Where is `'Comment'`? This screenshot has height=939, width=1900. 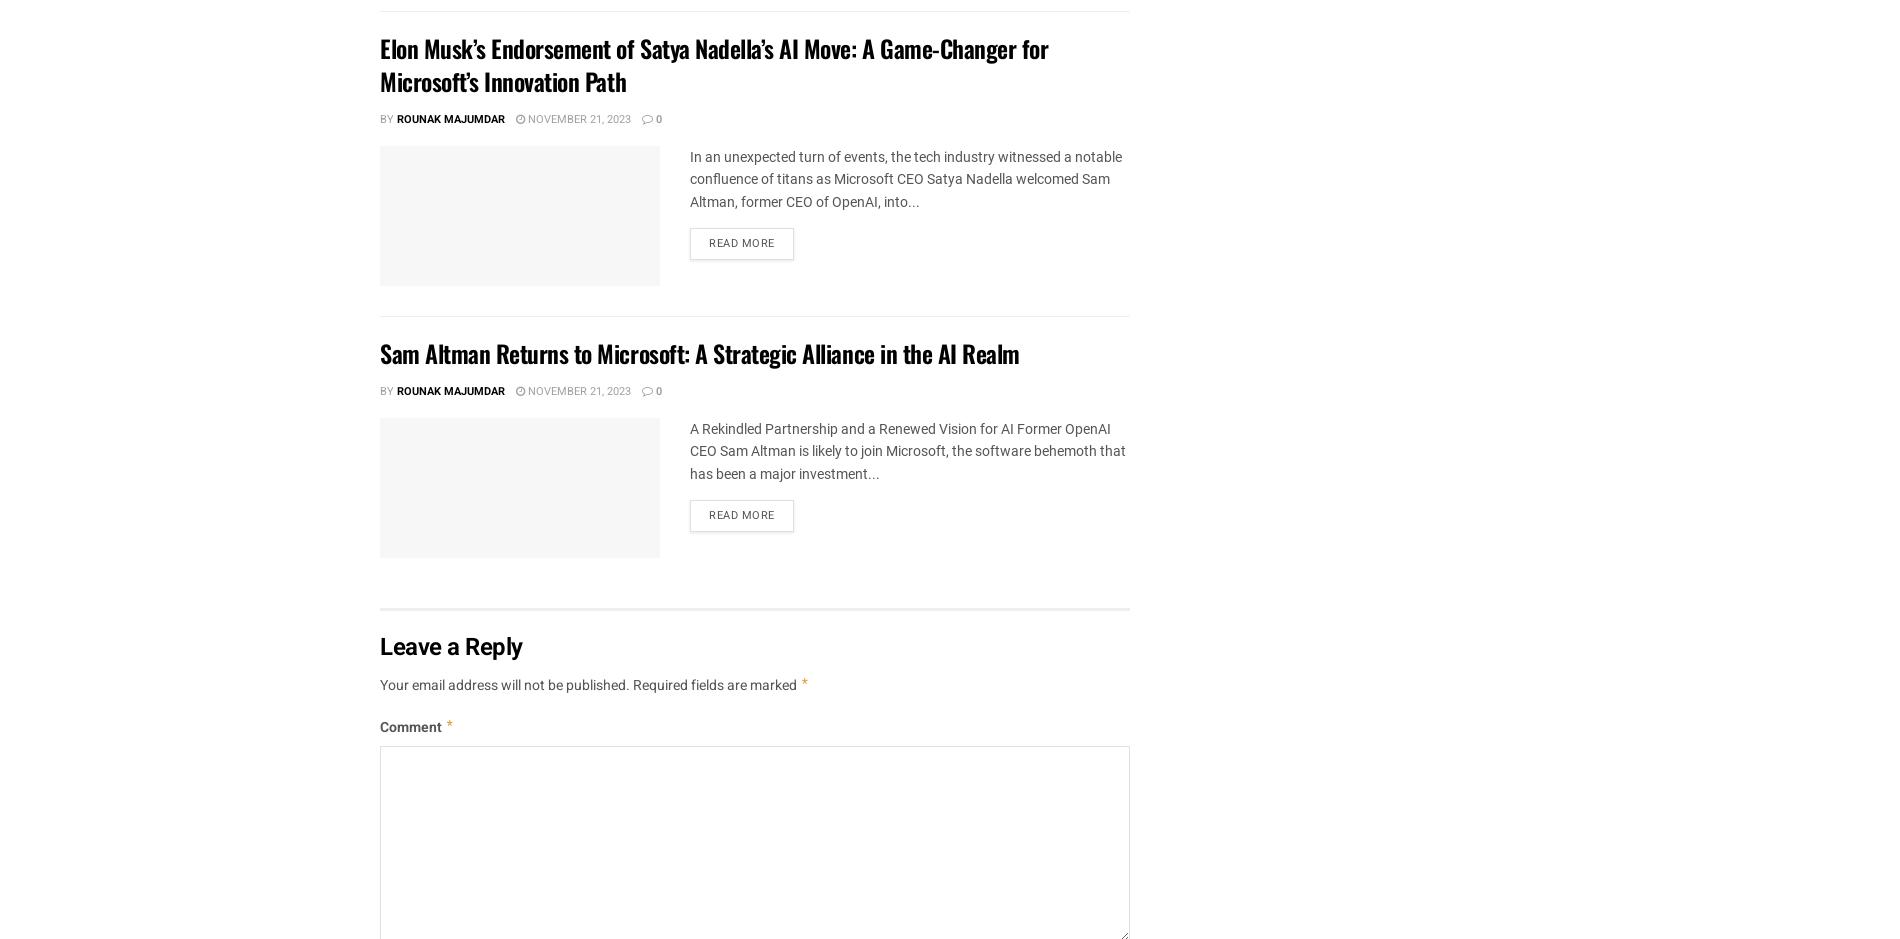
'Comment' is located at coordinates (411, 727).